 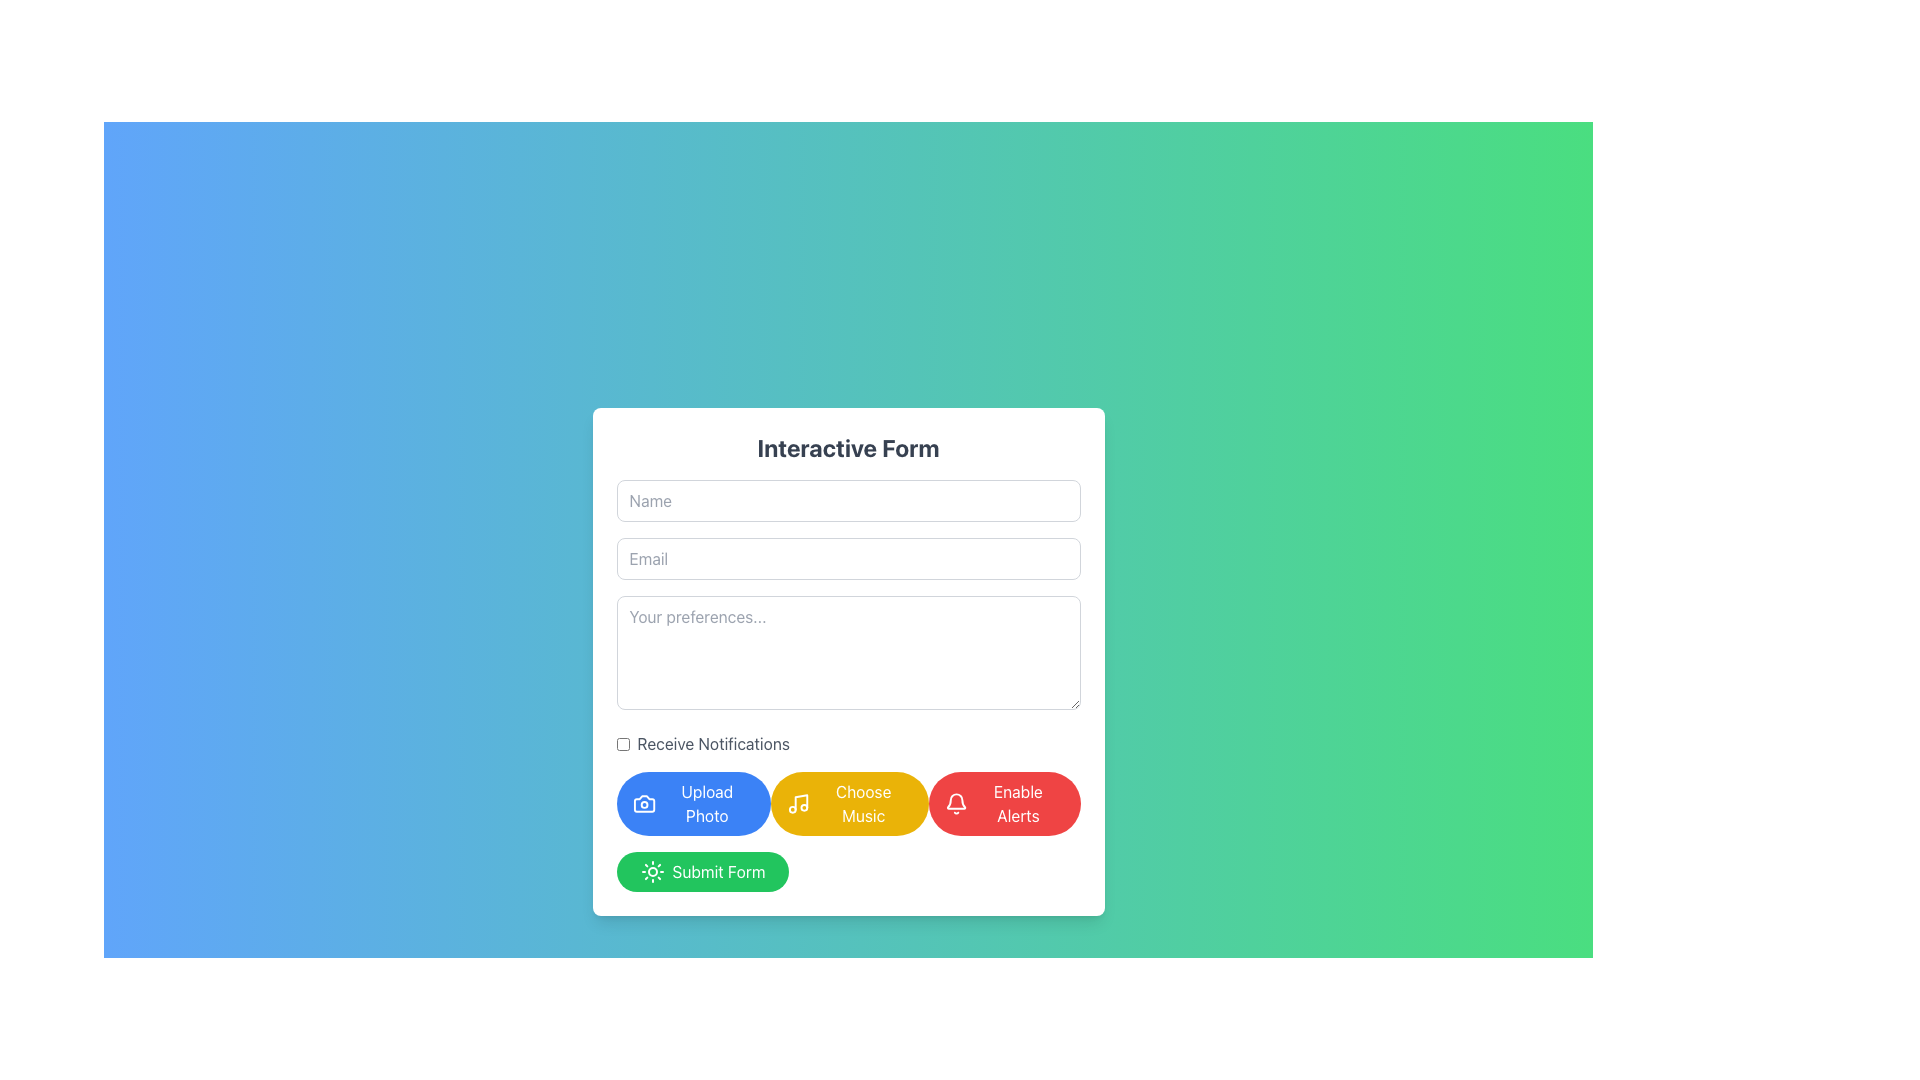 I want to click on the 'Upload Photo' button that contains the camera icon, which is located in the lower section of the form, so click(x=643, y=802).